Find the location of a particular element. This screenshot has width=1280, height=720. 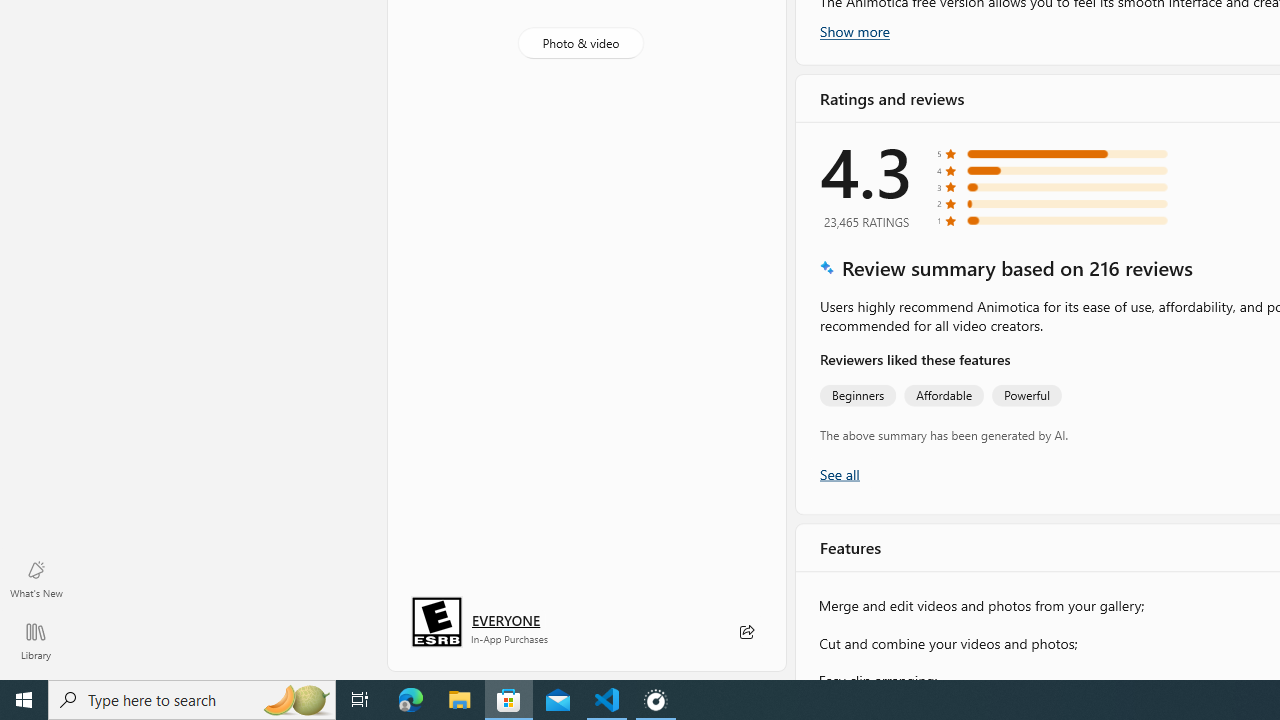

'Age rating: EVERYONE. Click for more information.' is located at coordinates (506, 618).